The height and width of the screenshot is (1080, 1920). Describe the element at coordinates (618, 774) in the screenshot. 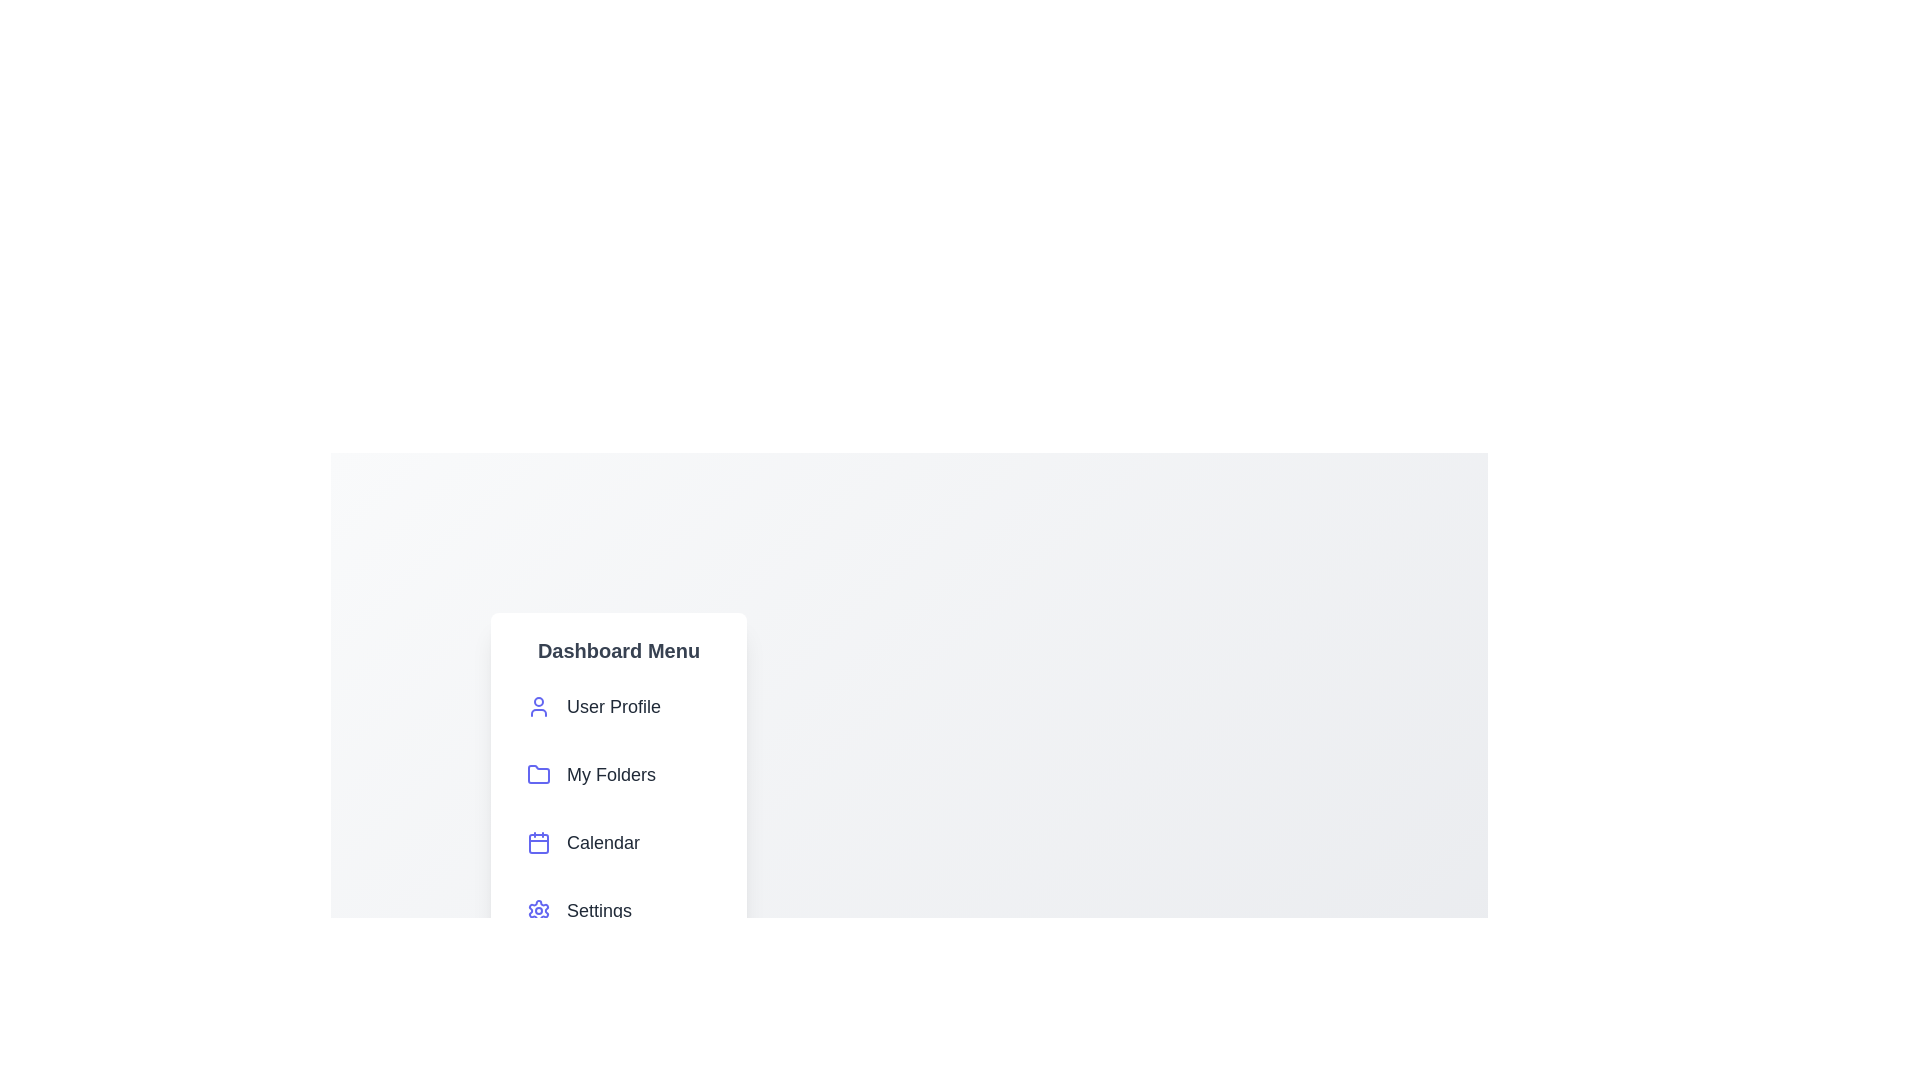

I see `the menu item My Folders to highlight it` at that location.